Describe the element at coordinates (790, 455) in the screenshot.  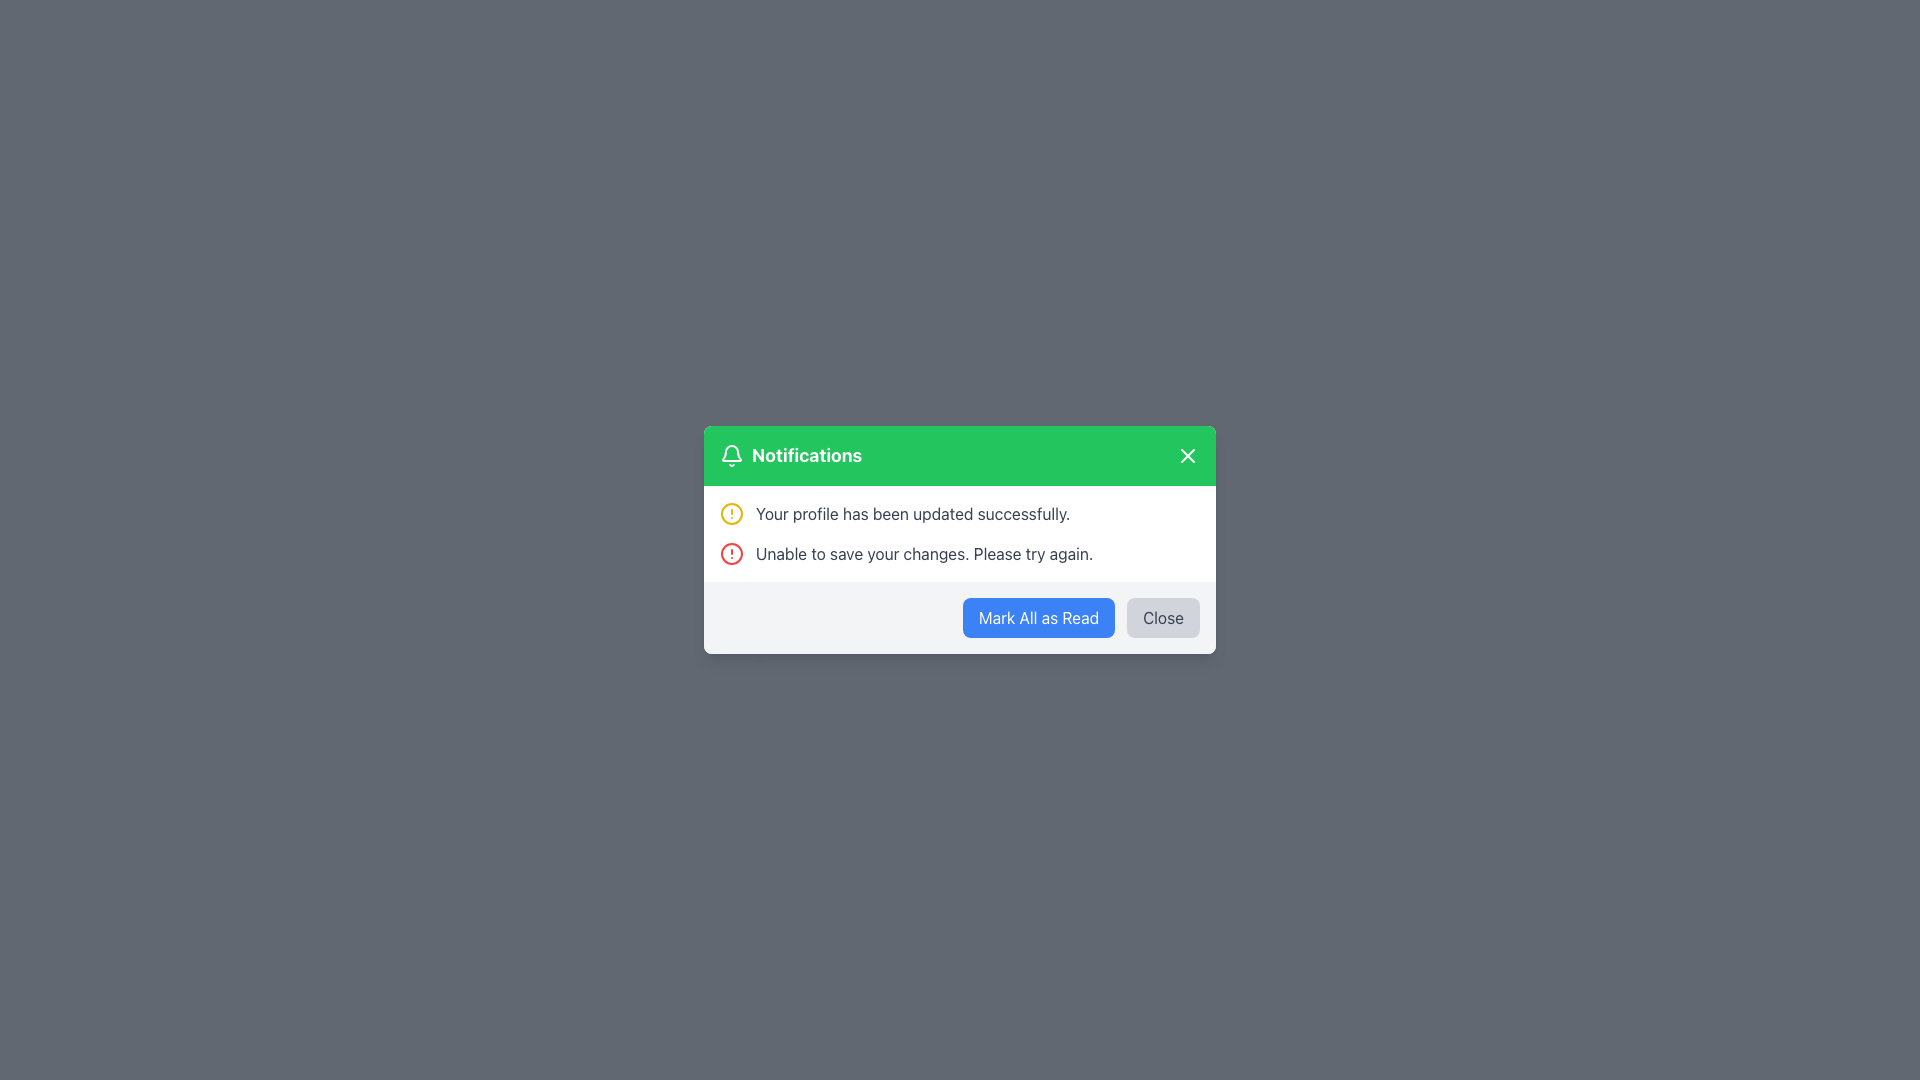
I see `the Text label with accompanying icon located in the green header bar of the notification pop-up` at that location.